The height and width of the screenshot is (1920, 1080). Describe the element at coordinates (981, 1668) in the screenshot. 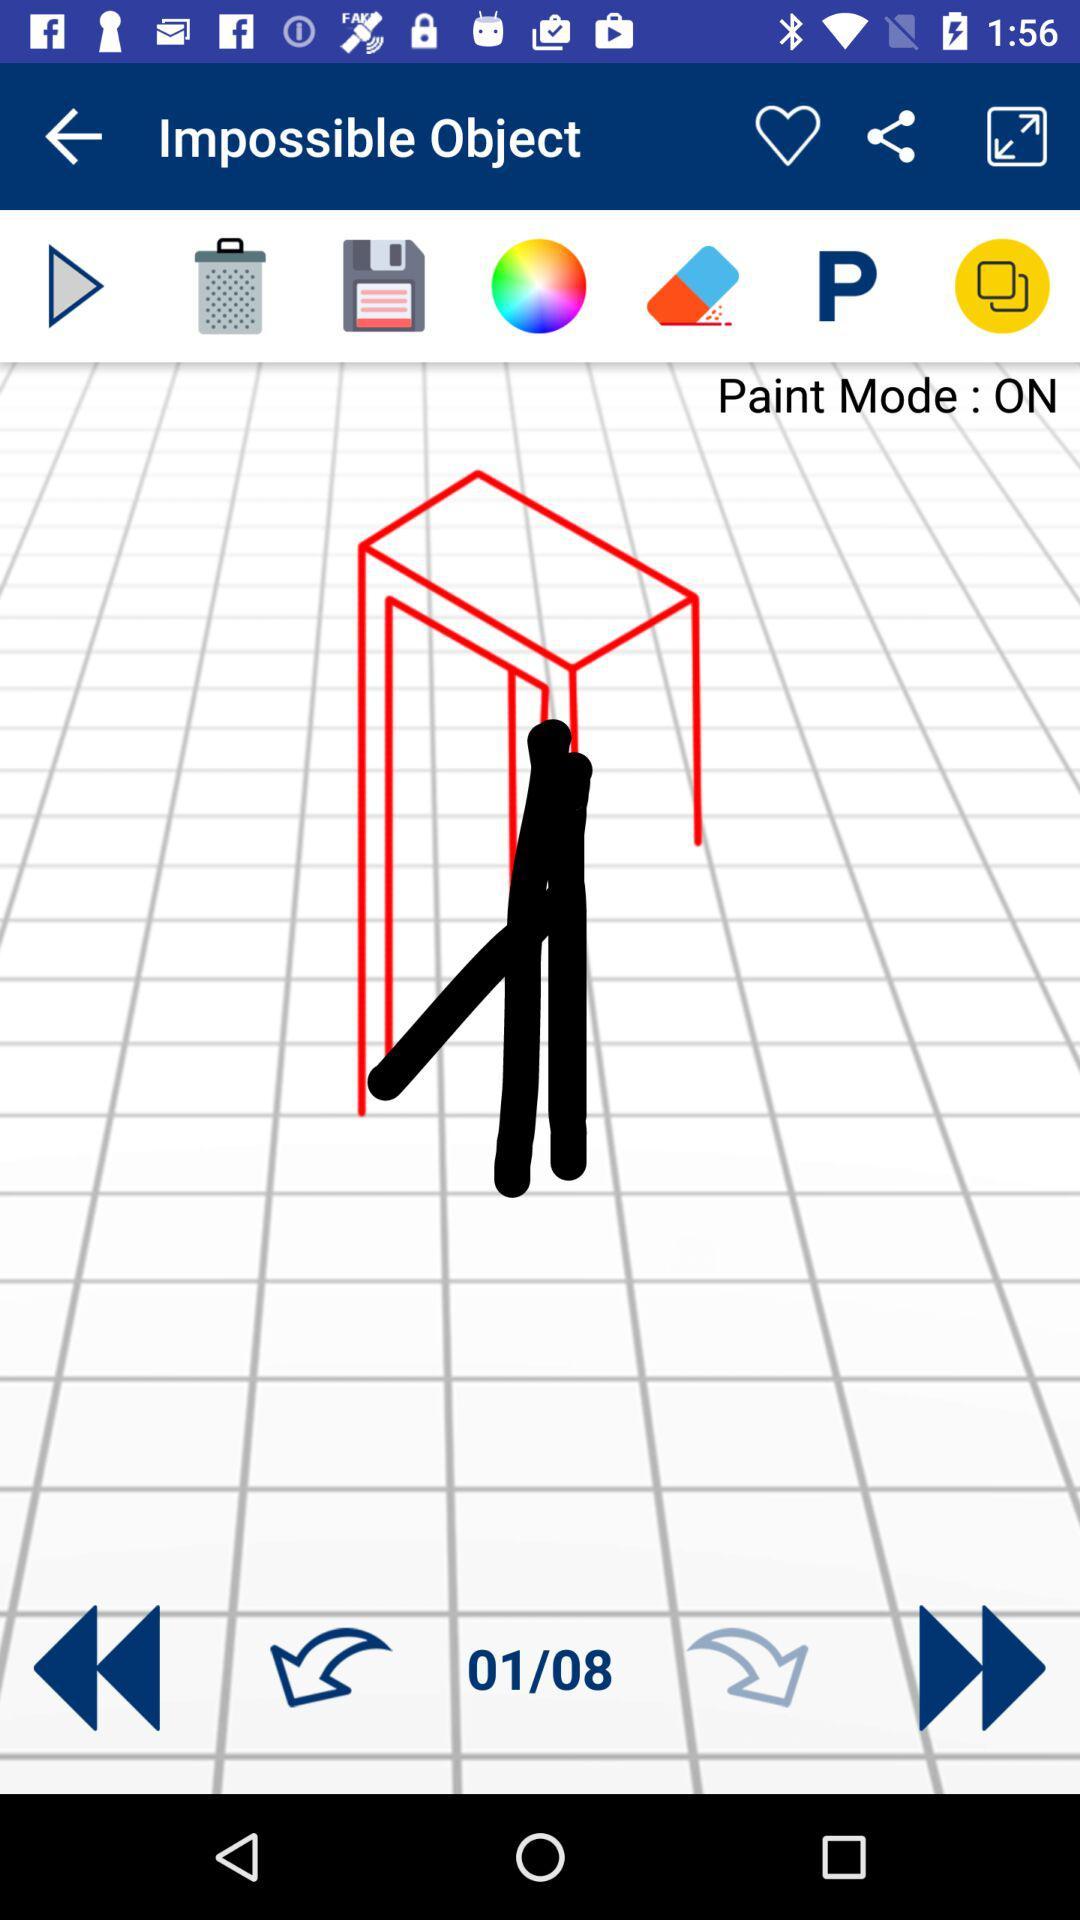

I see `the av_forward icon` at that location.